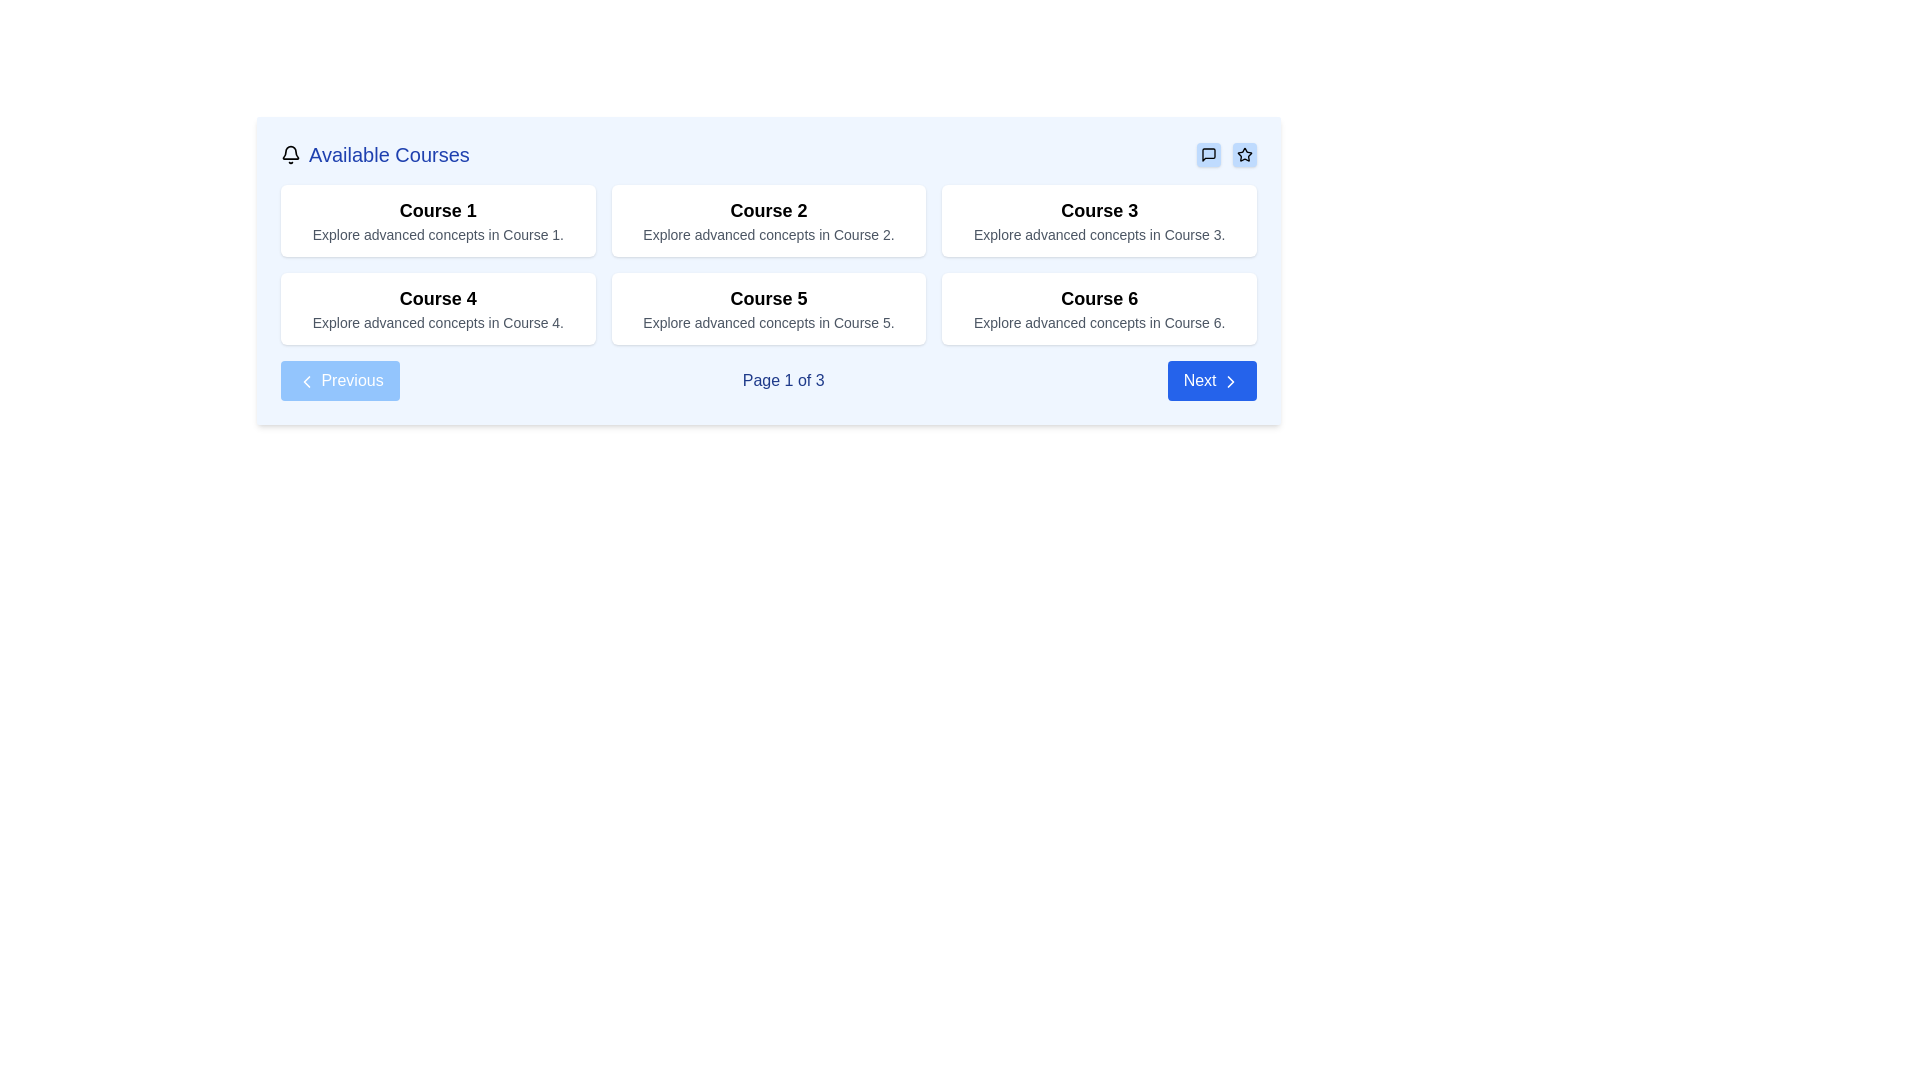 The height and width of the screenshot is (1080, 1920). I want to click on the text label that serves as the title for the course card, located in the second row, first column of the grid layout, above the descriptive subtitle 'Explore advanced concepts in Course 4.', so click(437, 299).